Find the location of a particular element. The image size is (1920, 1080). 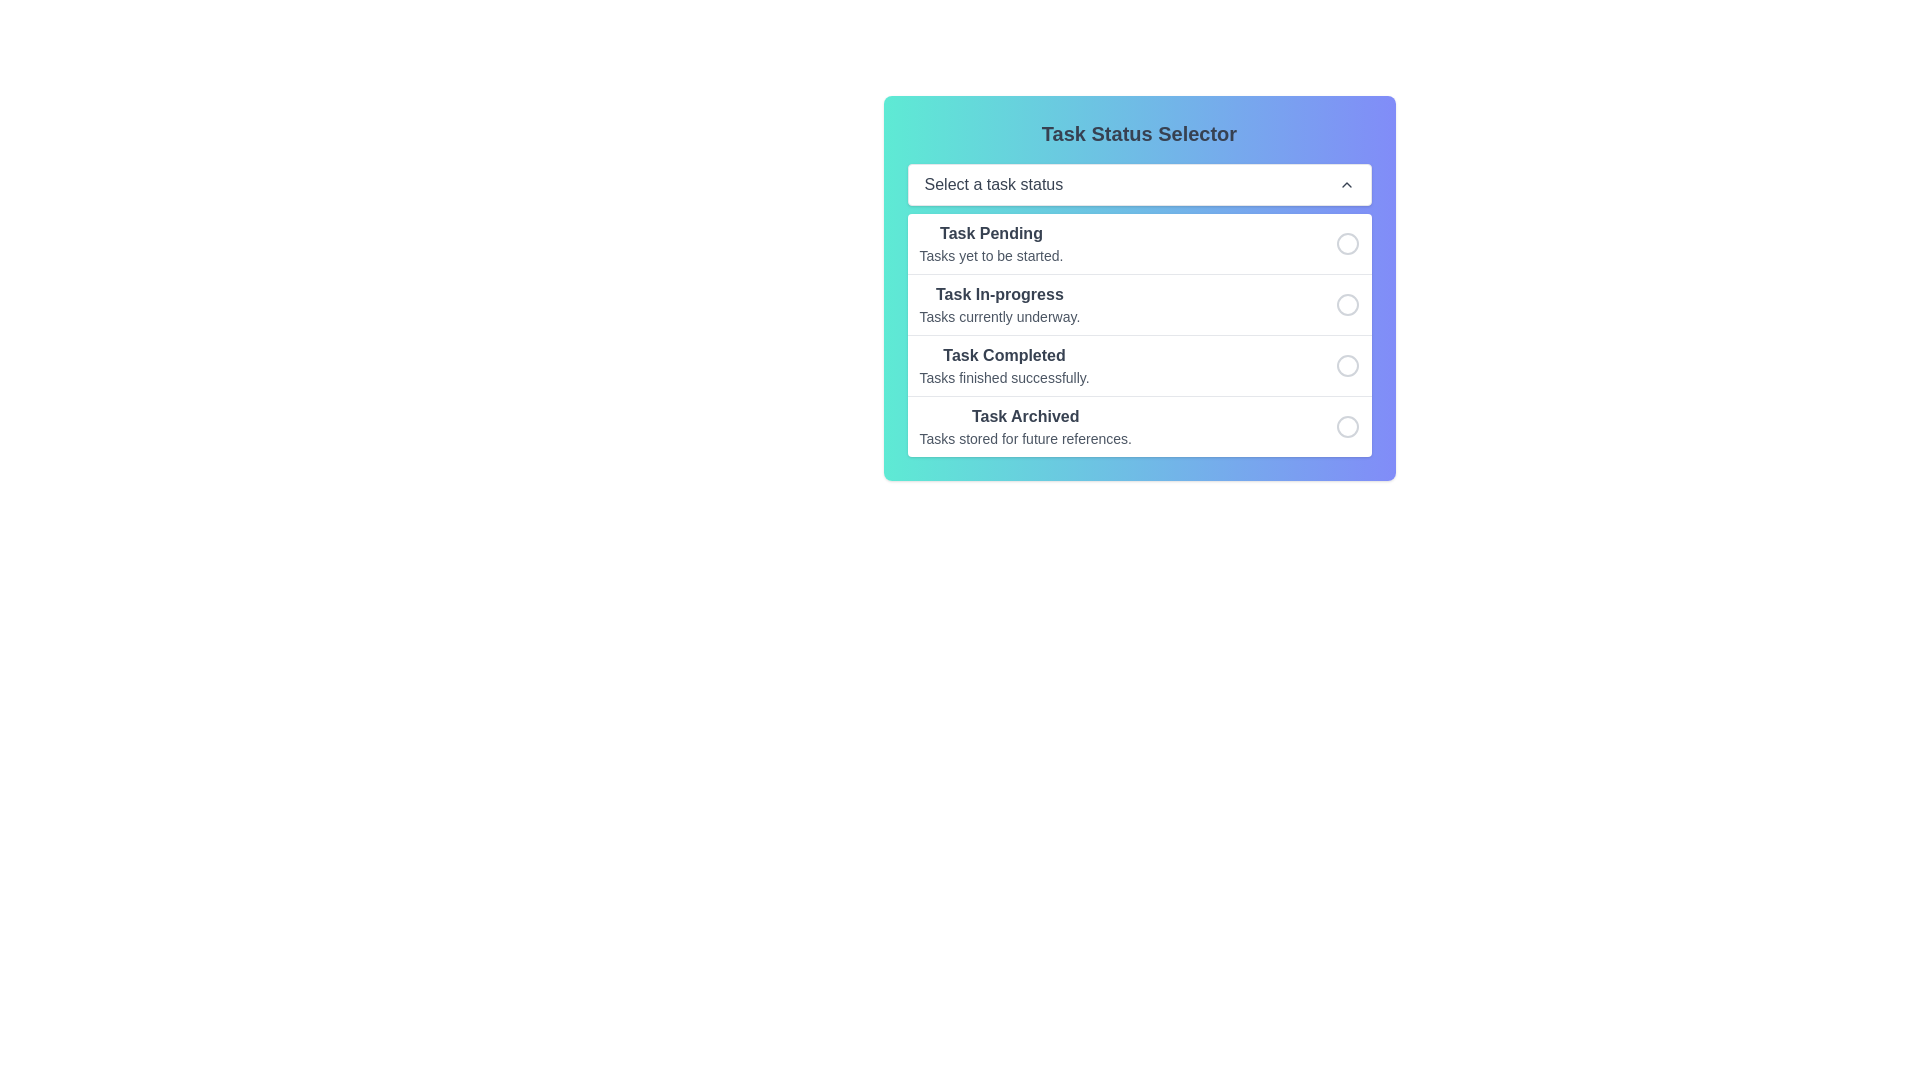

the Text label located directly below the 'Task Completed' status, which provides additional context for the user's selection is located at coordinates (1004, 378).